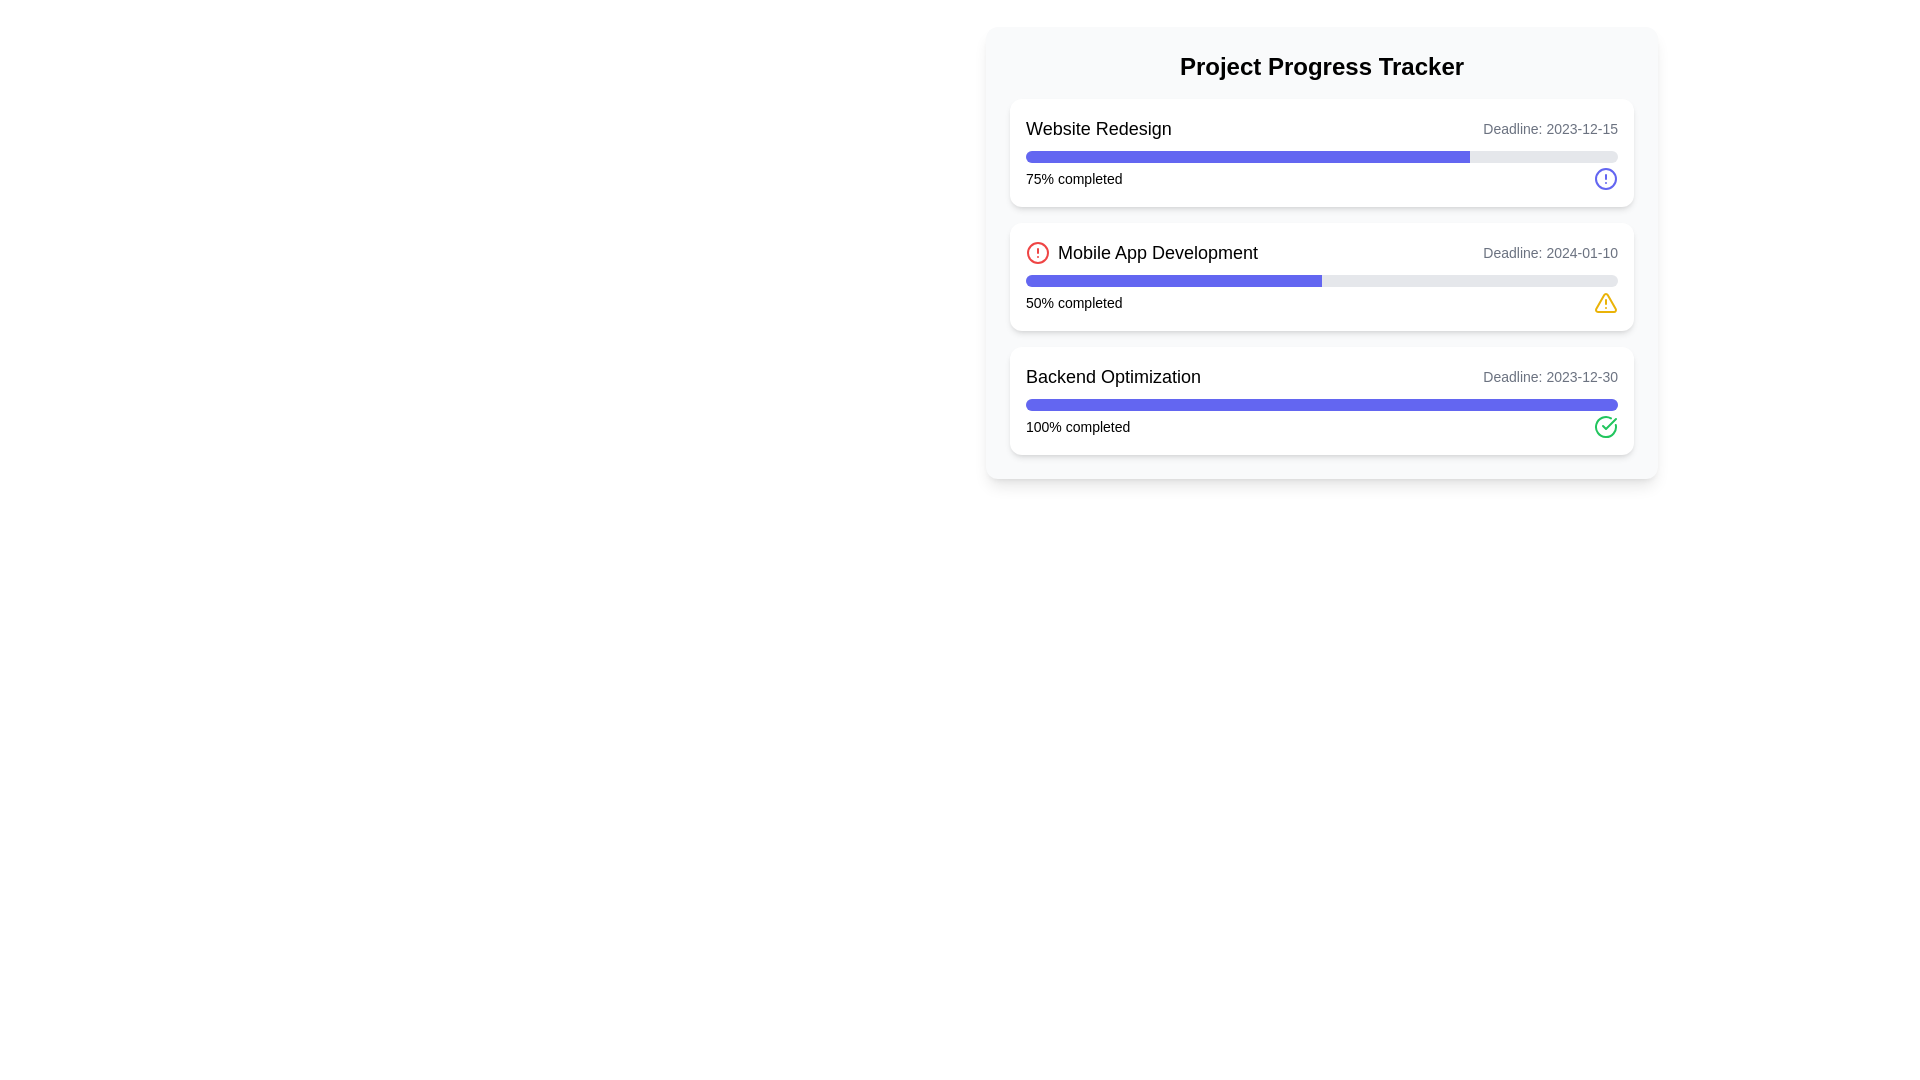  I want to click on the text label displaying '50% completed' which indicates the progress of the Mobile App Development task, so click(1073, 303).